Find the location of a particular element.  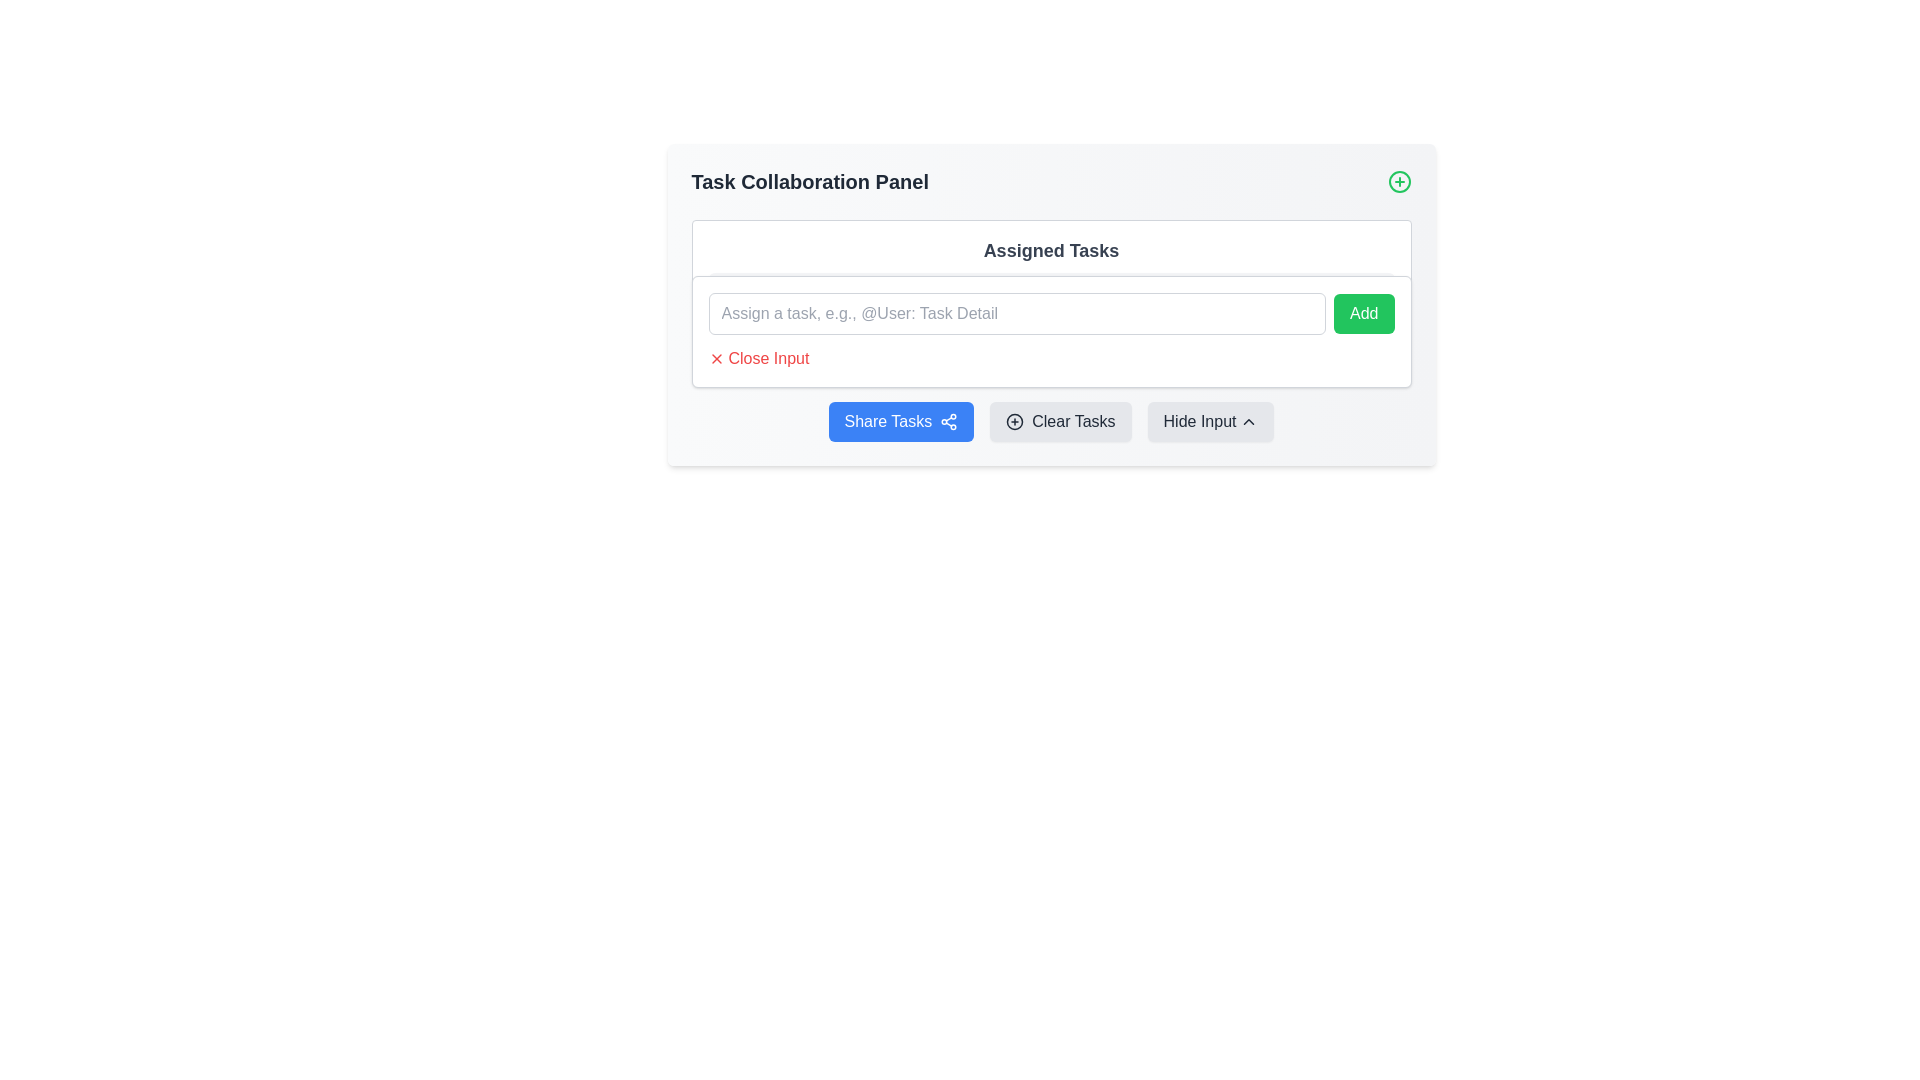

the button in the top-right corner of the 'Assigned Tasks' area is located at coordinates (1363, 313).